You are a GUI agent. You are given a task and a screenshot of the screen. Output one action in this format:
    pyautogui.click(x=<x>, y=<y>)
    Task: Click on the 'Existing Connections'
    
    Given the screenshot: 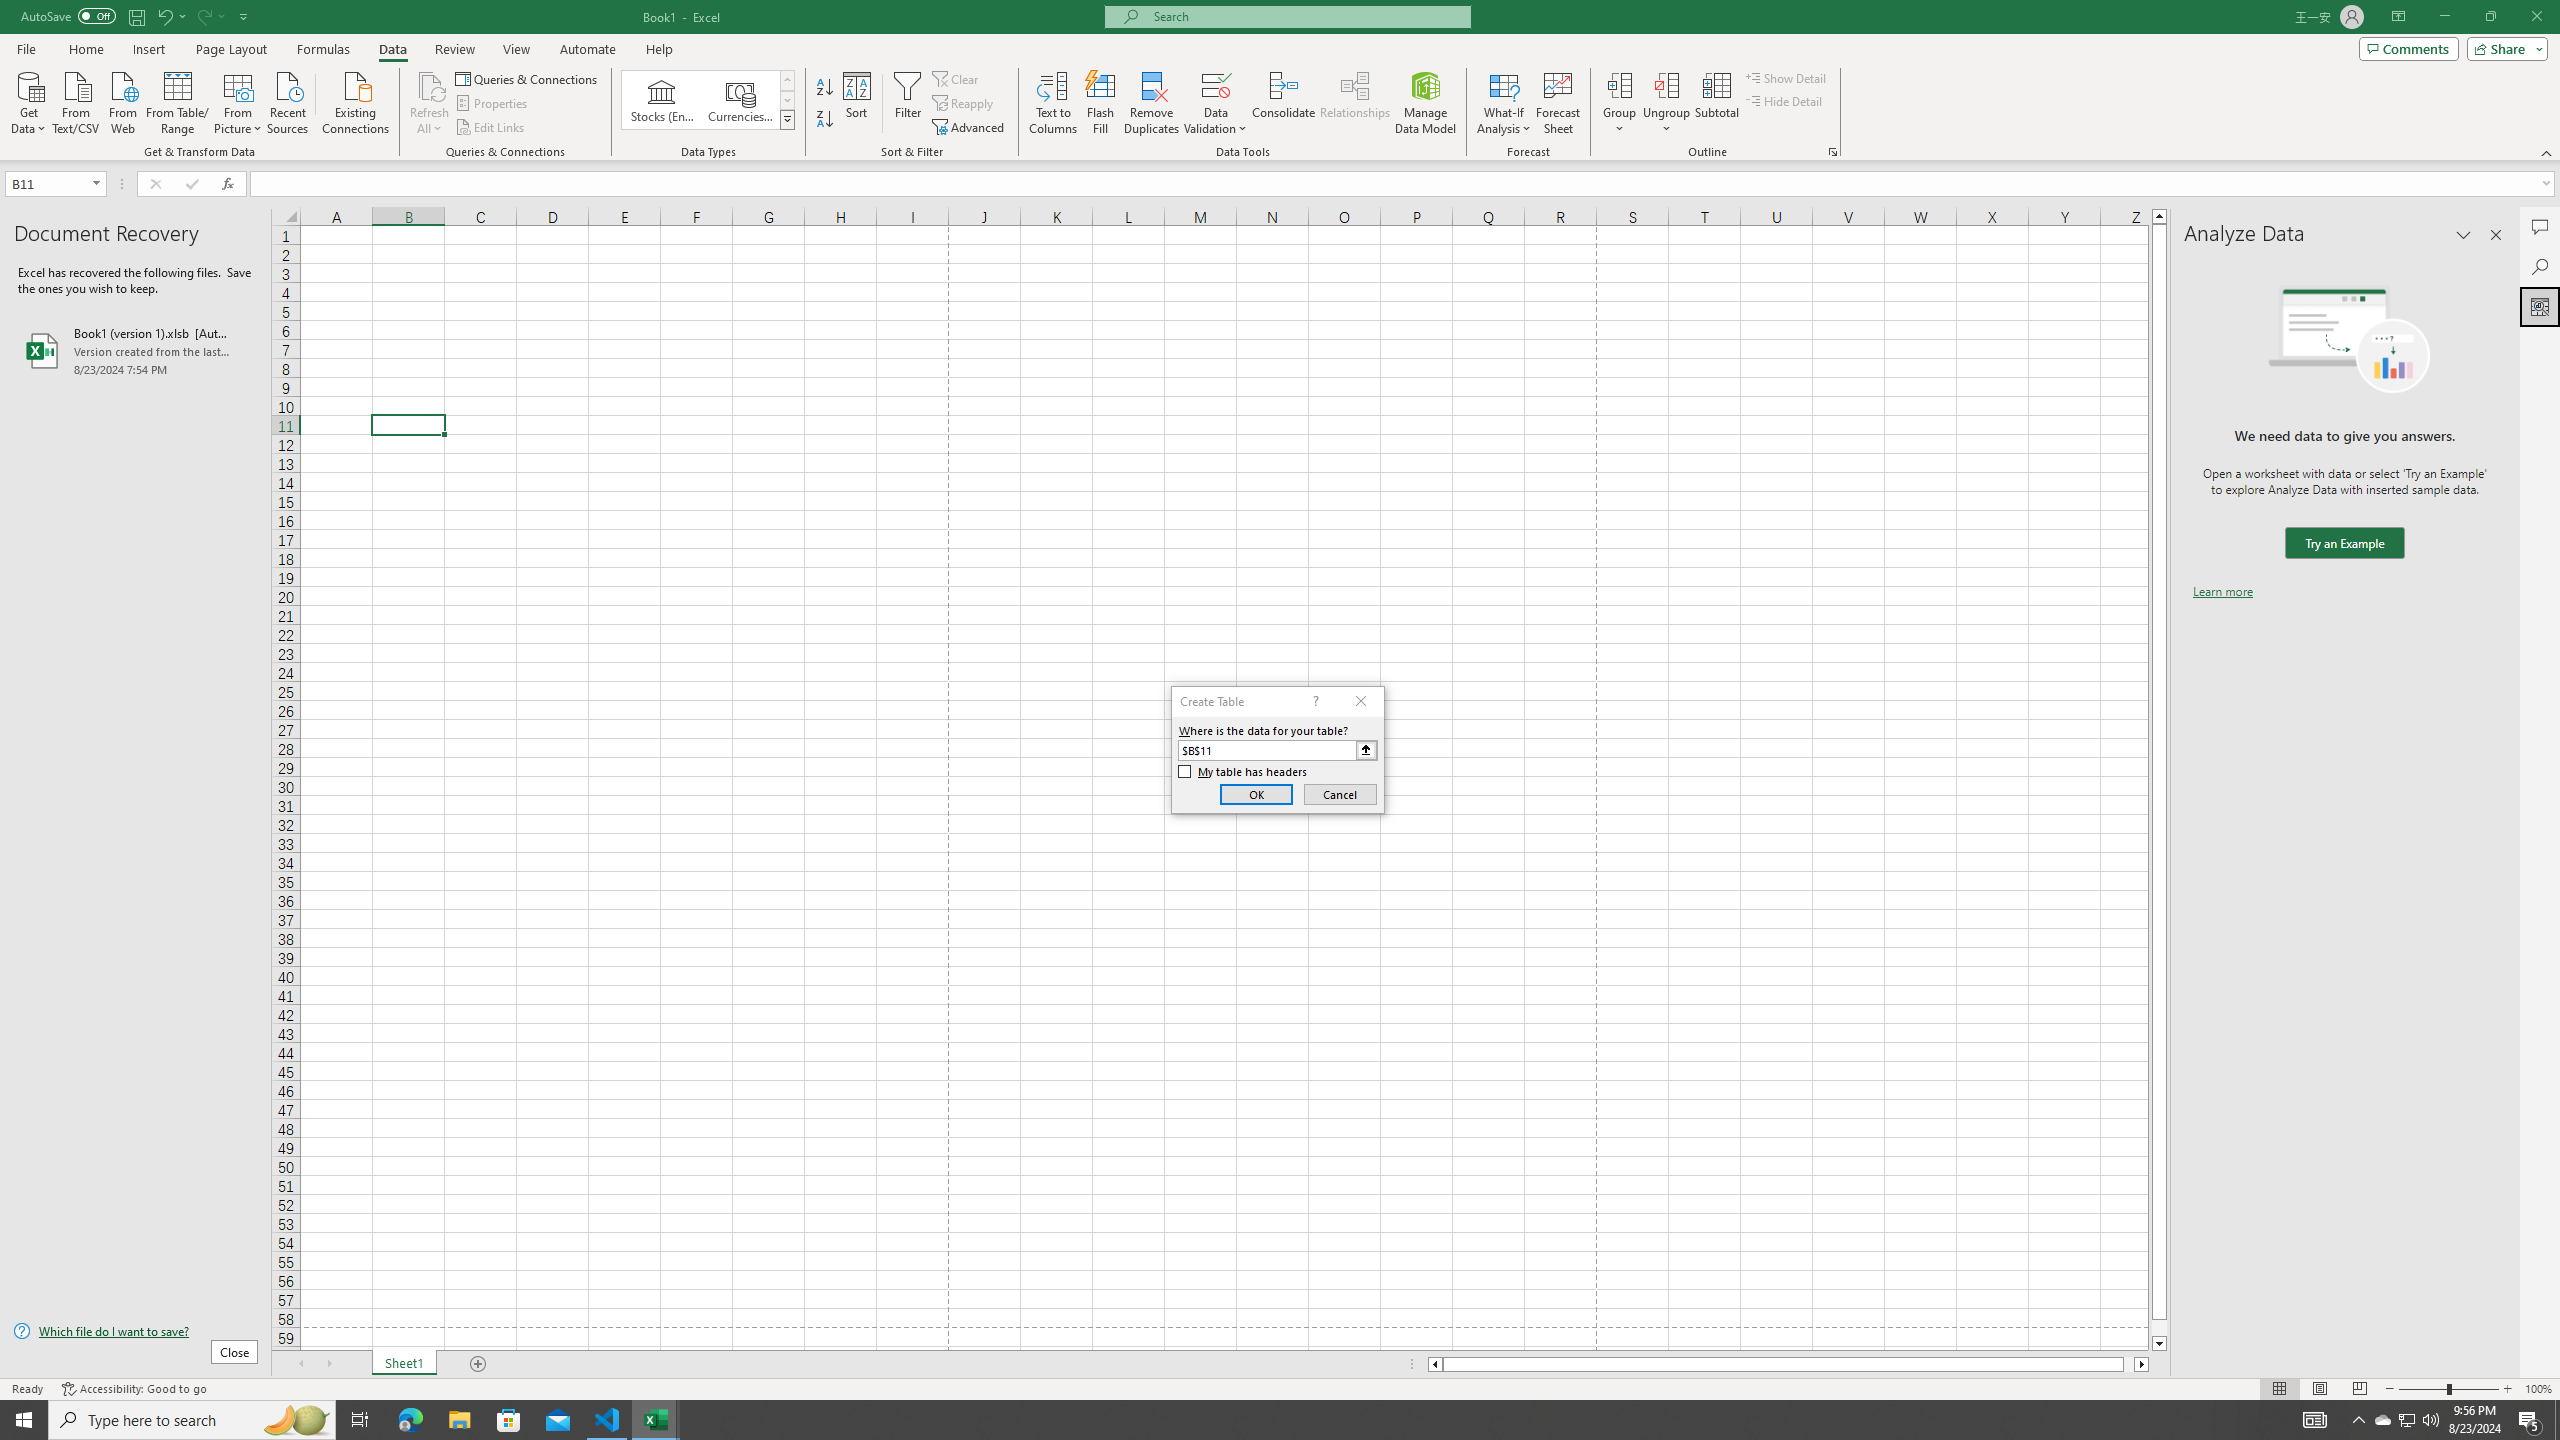 What is the action you would take?
    pyautogui.click(x=354, y=100)
    